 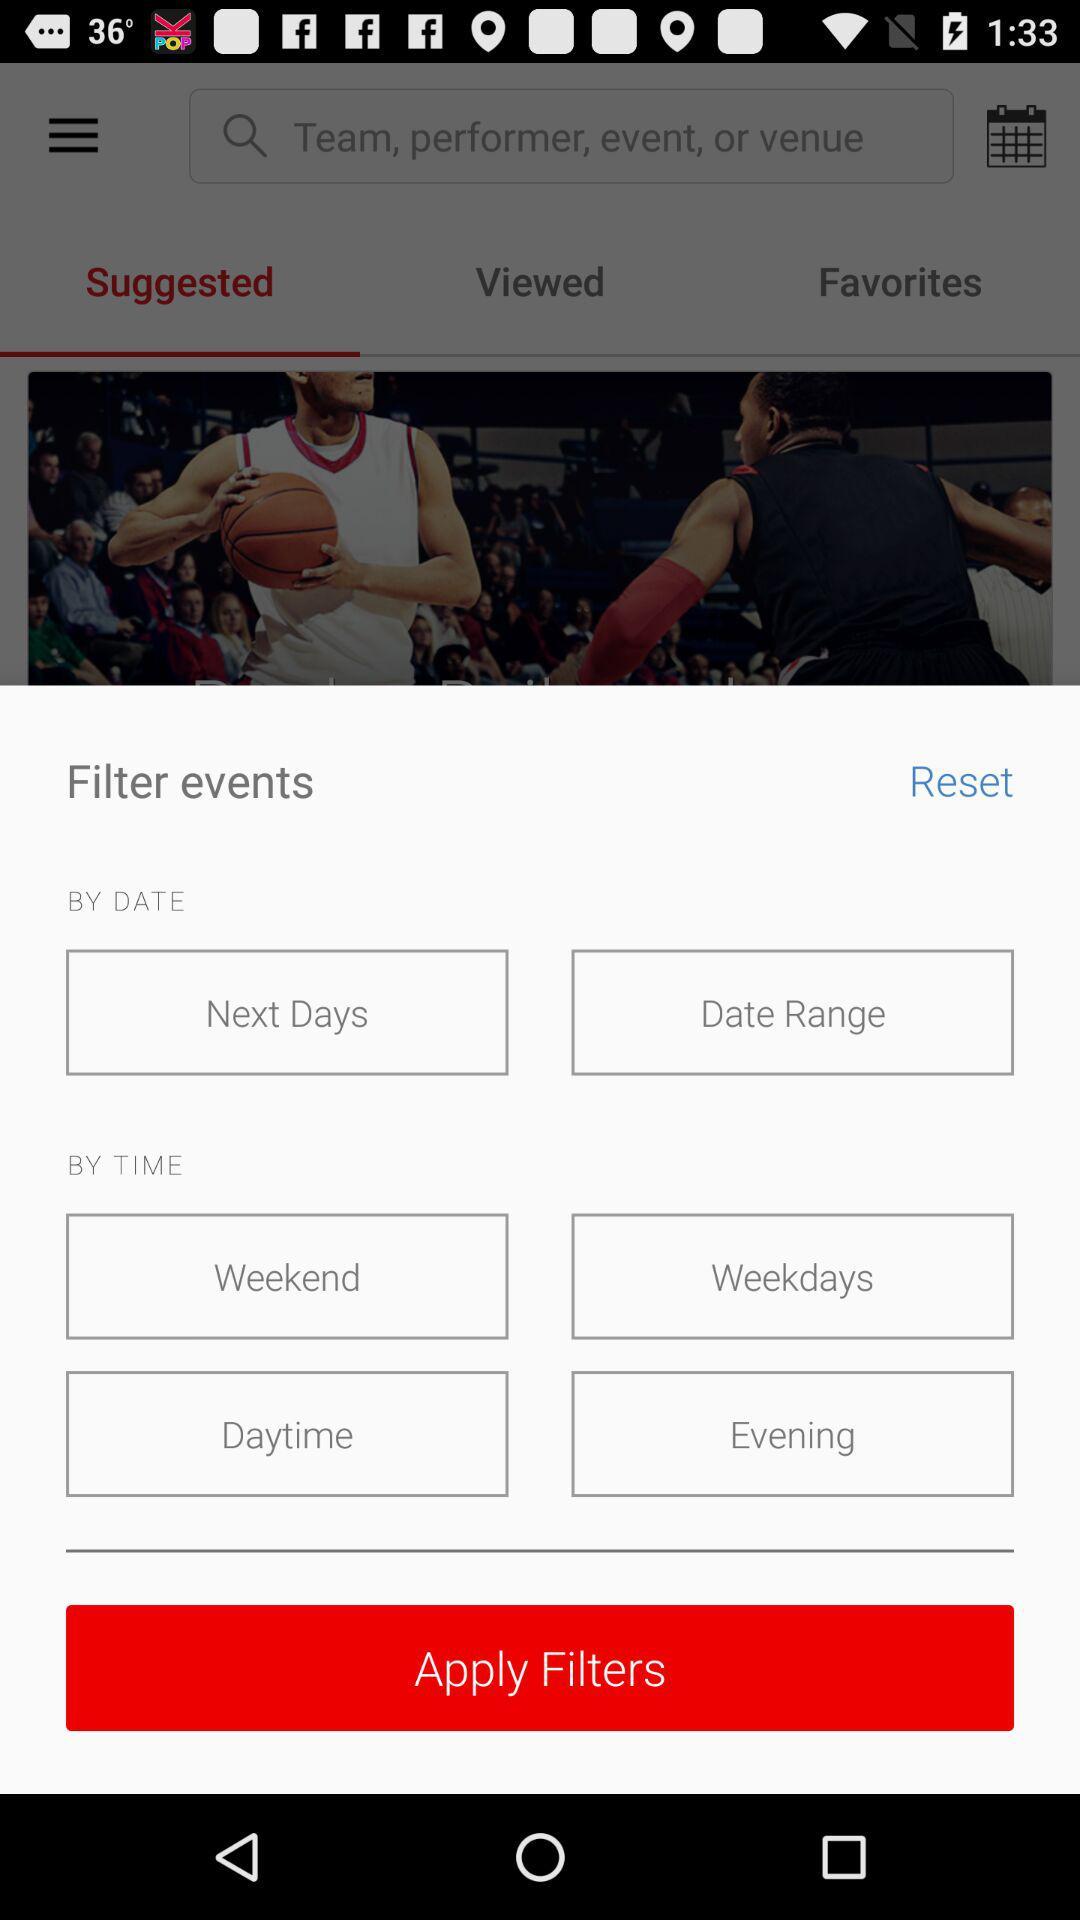 I want to click on item below by time icon, so click(x=287, y=1275).